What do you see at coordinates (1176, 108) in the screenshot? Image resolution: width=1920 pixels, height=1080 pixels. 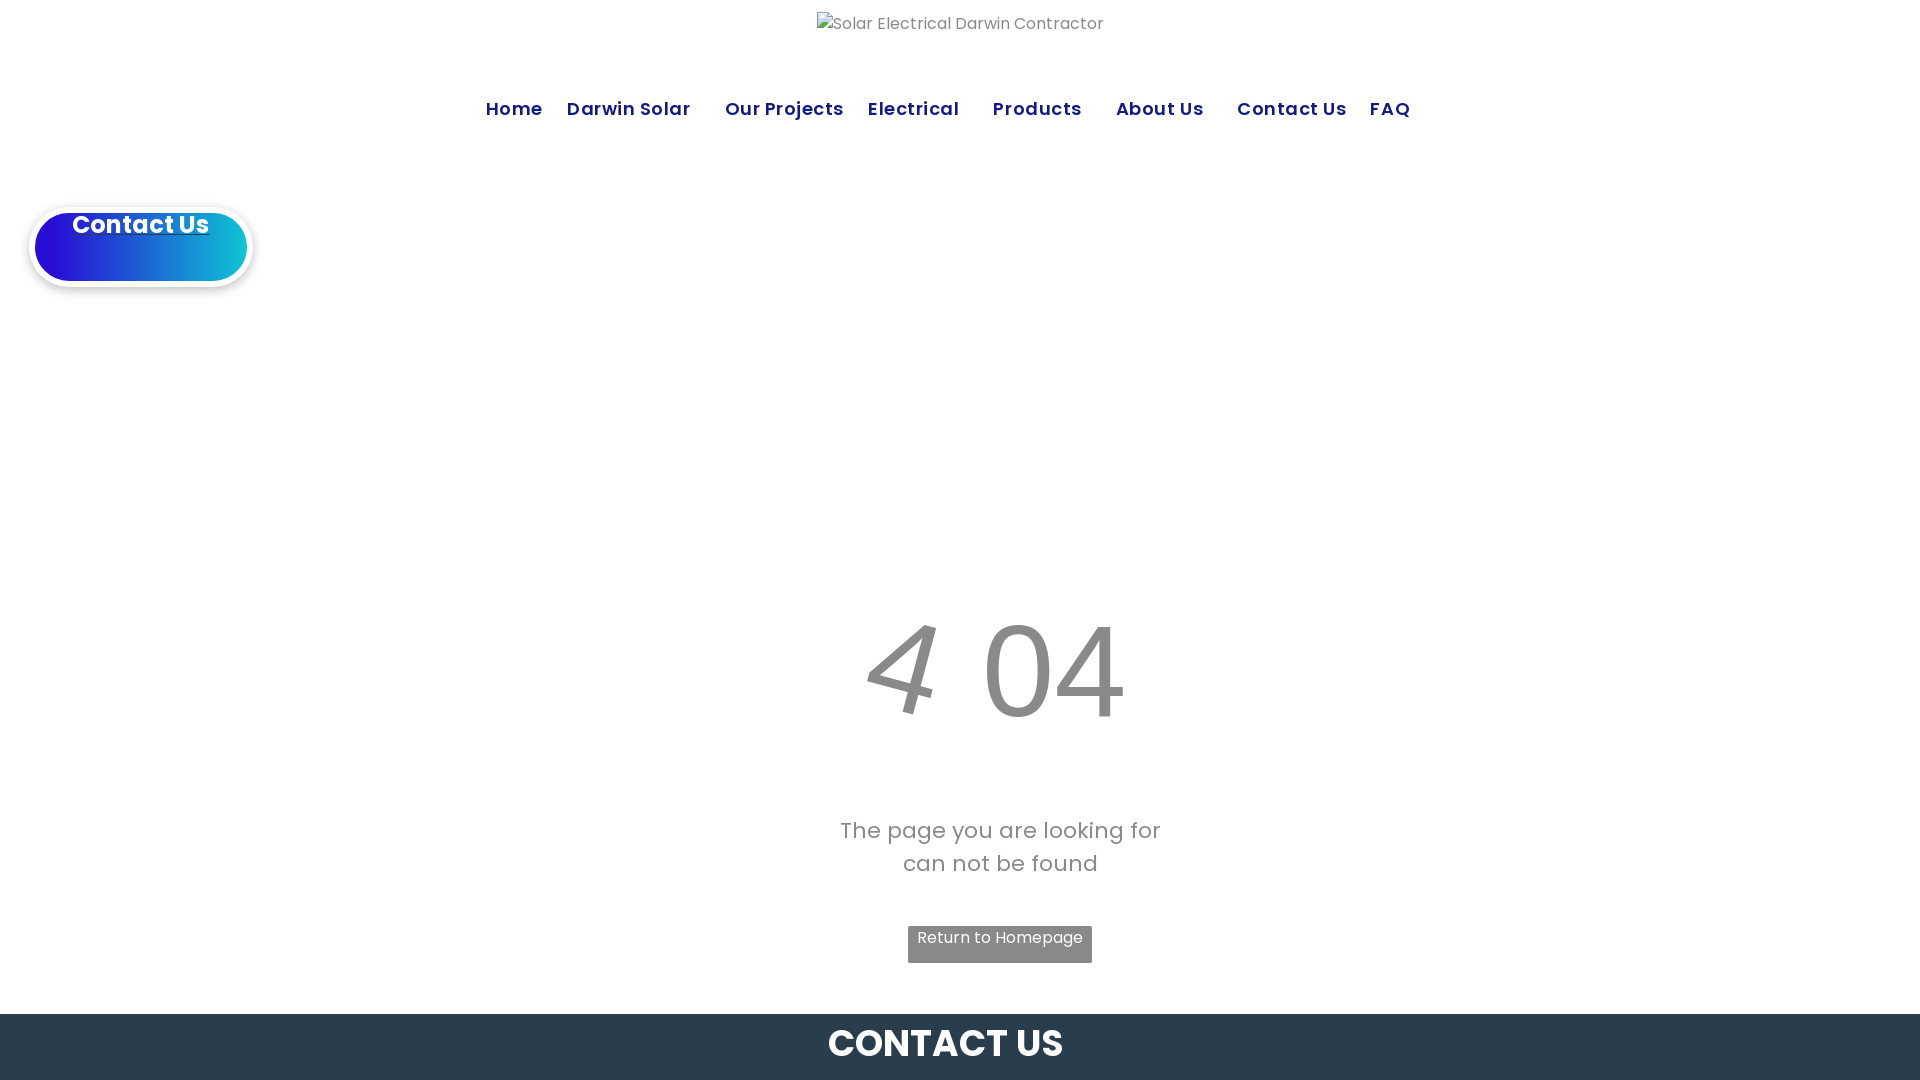 I see `'About Us'` at bounding box center [1176, 108].